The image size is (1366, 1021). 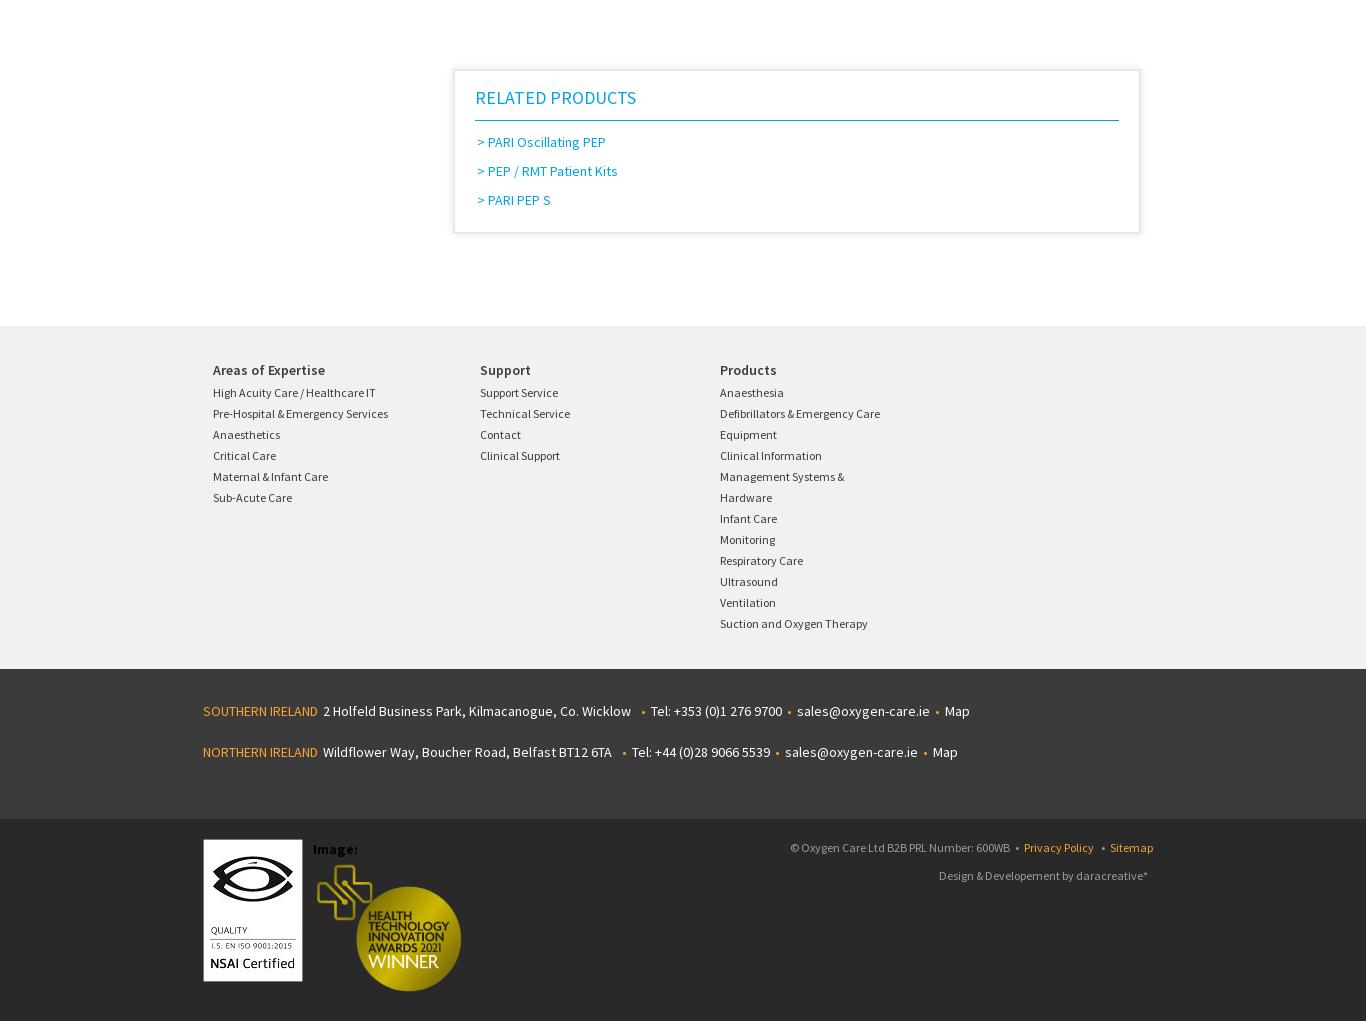 I want to click on 'Anaesthesia', so click(x=751, y=392).